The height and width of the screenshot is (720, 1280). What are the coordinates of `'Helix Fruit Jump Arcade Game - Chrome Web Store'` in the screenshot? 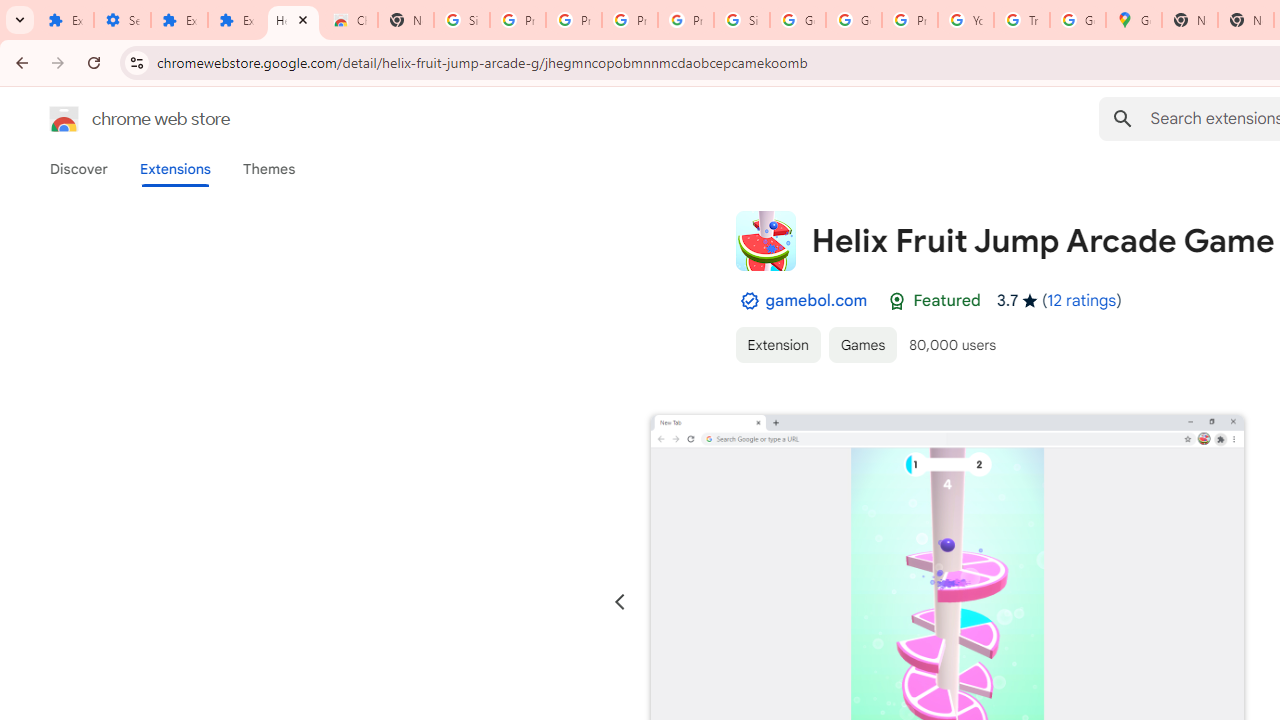 It's located at (292, 20).